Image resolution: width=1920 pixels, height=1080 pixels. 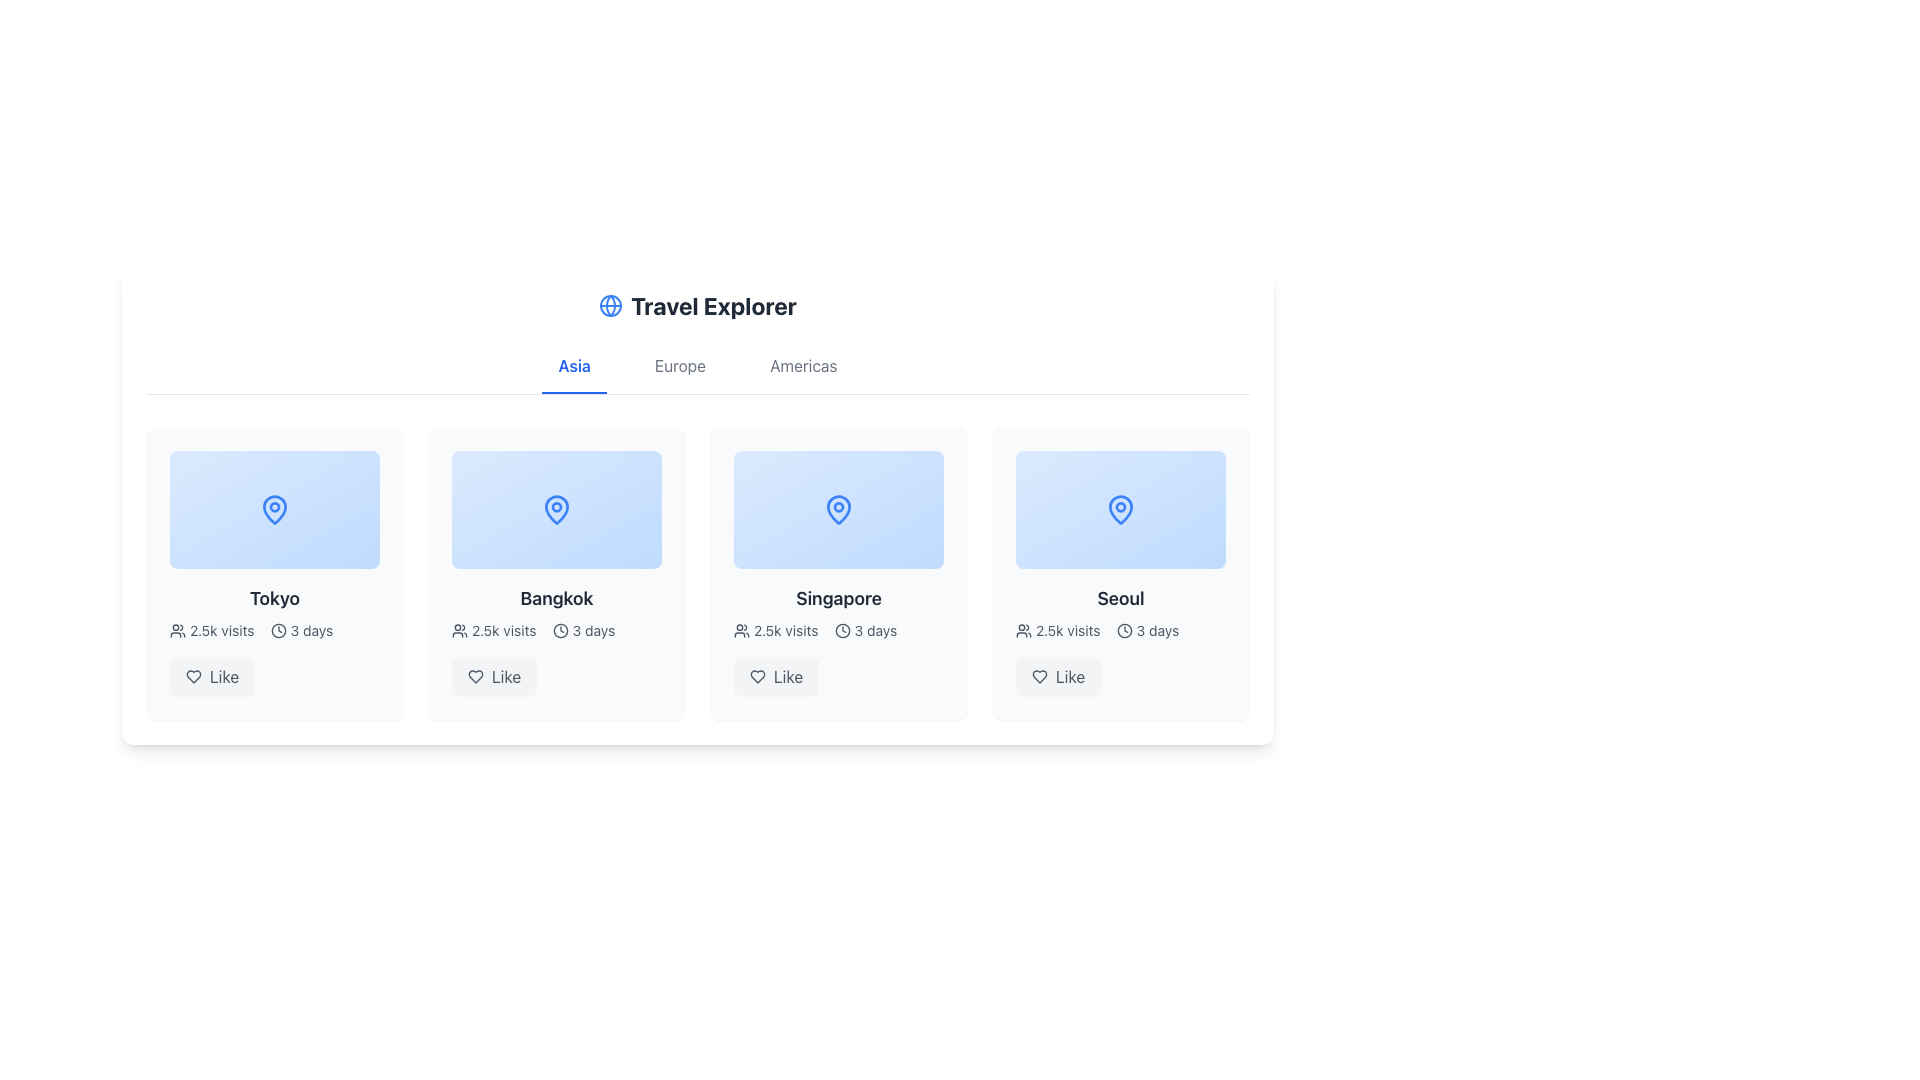 I want to click on the text label displaying '2.5k visits' located at the bottom section of the card for the 'Seoul' destination, so click(x=1067, y=631).